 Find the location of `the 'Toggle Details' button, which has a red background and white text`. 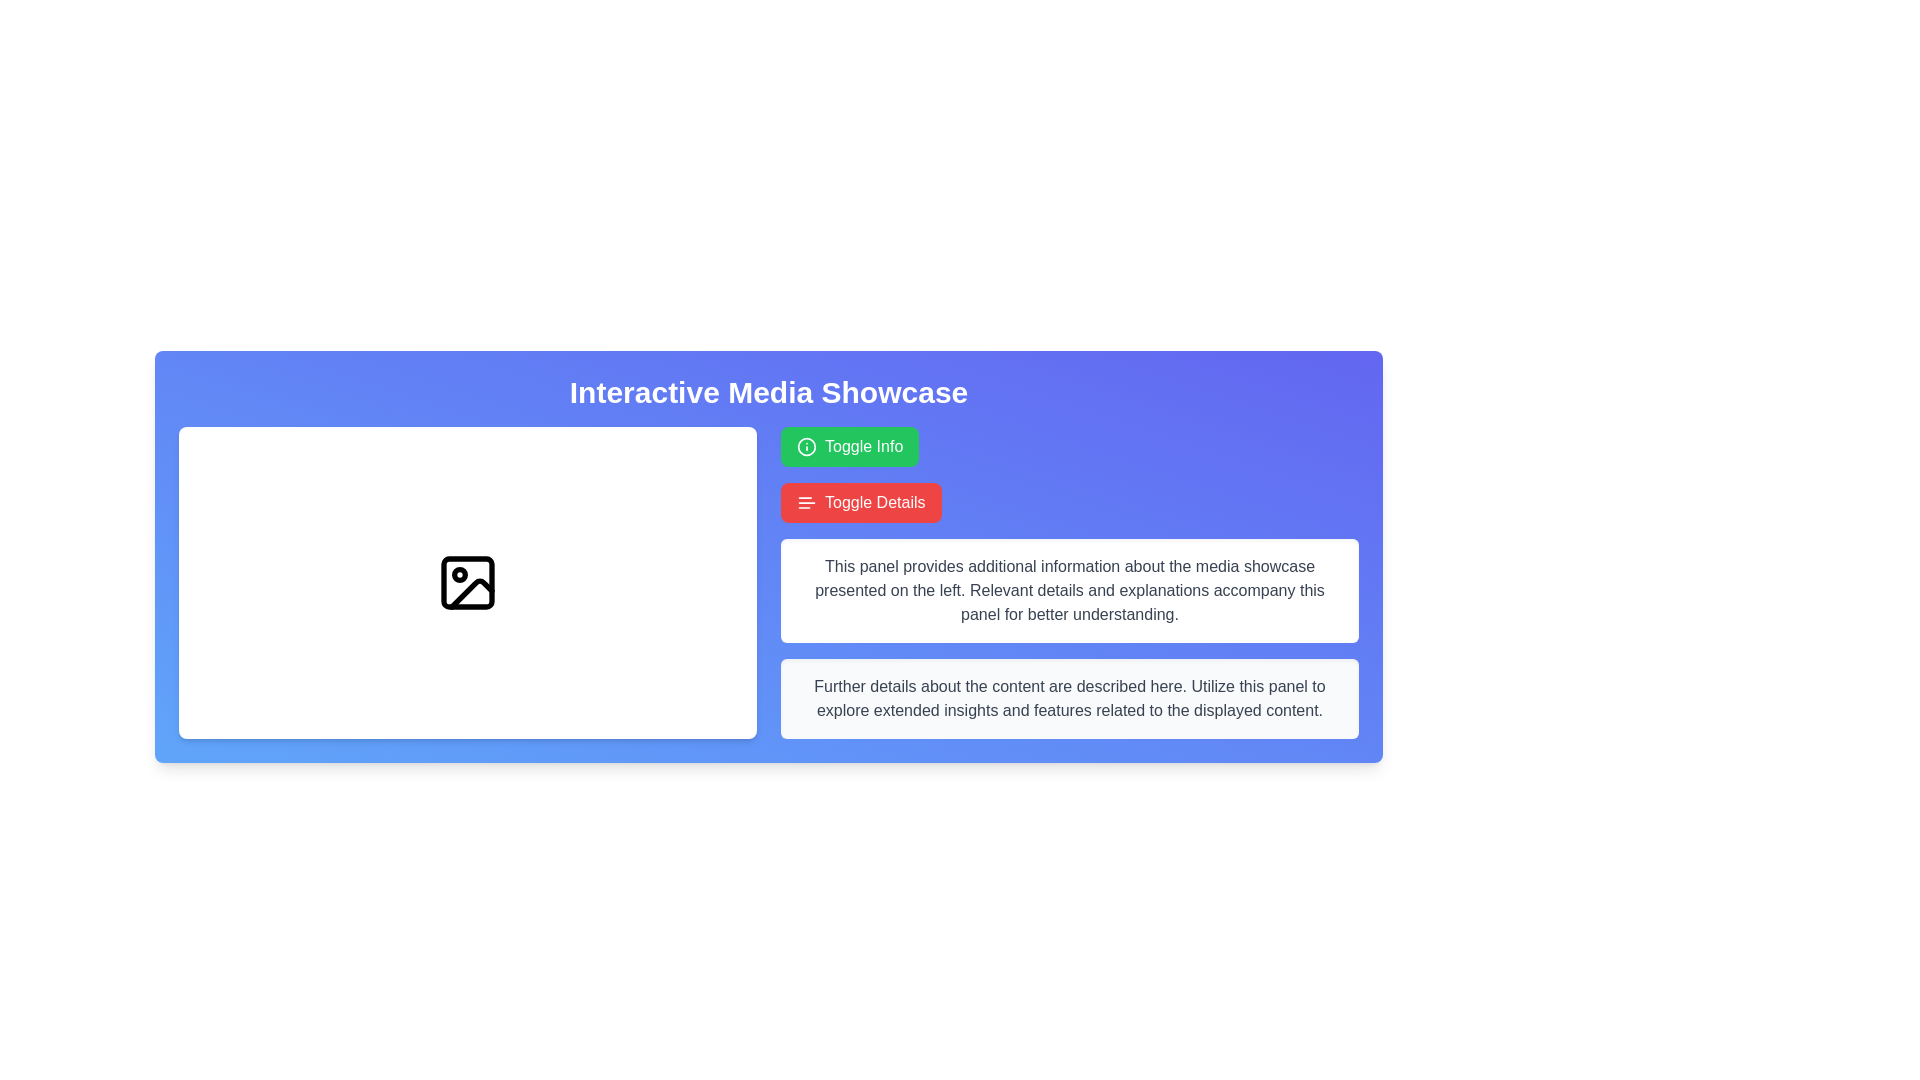

the 'Toggle Details' button, which has a red background and white text is located at coordinates (861, 501).